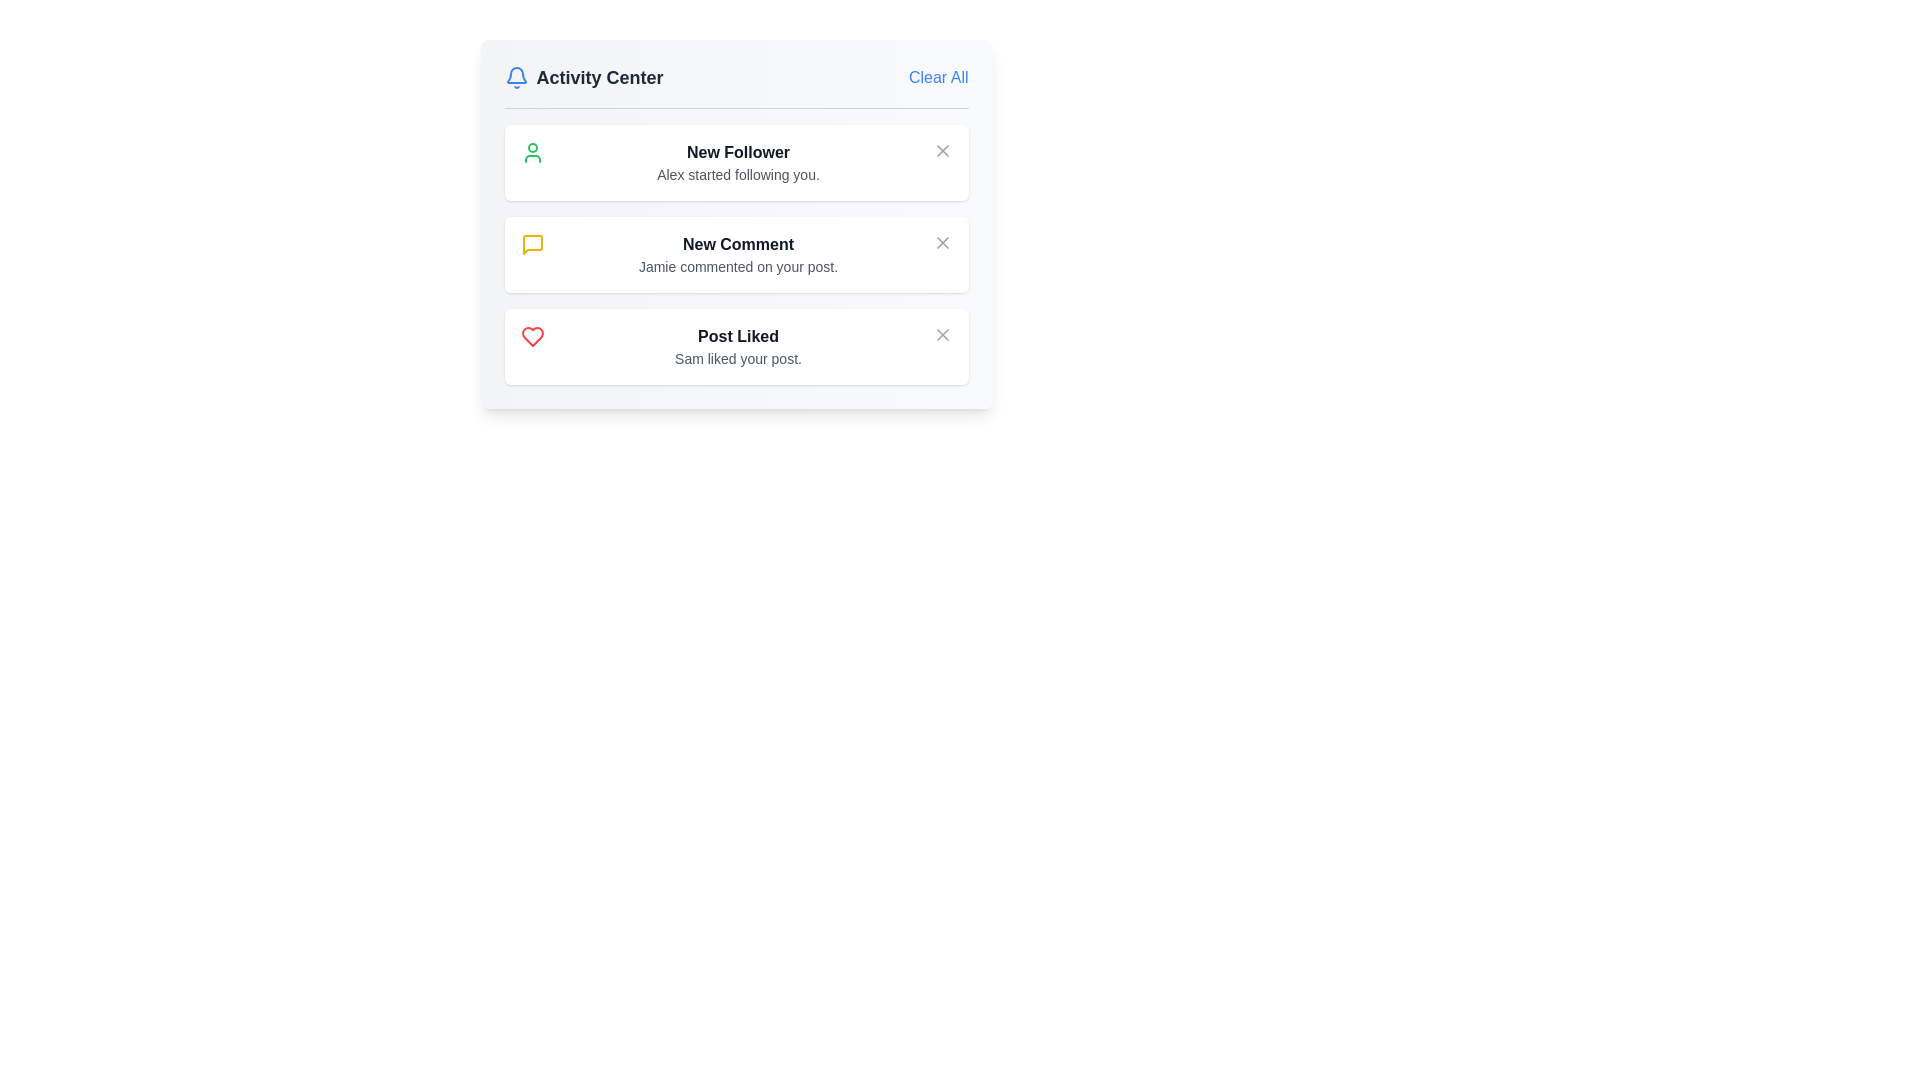 The image size is (1920, 1080). Describe the element at coordinates (737, 152) in the screenshot. I see `information displayed on the Text Label indicating a new follower event, which is positioned above the text 'Alex started following you.' in the first notification card of the 'Activity Center' interface` at that location.